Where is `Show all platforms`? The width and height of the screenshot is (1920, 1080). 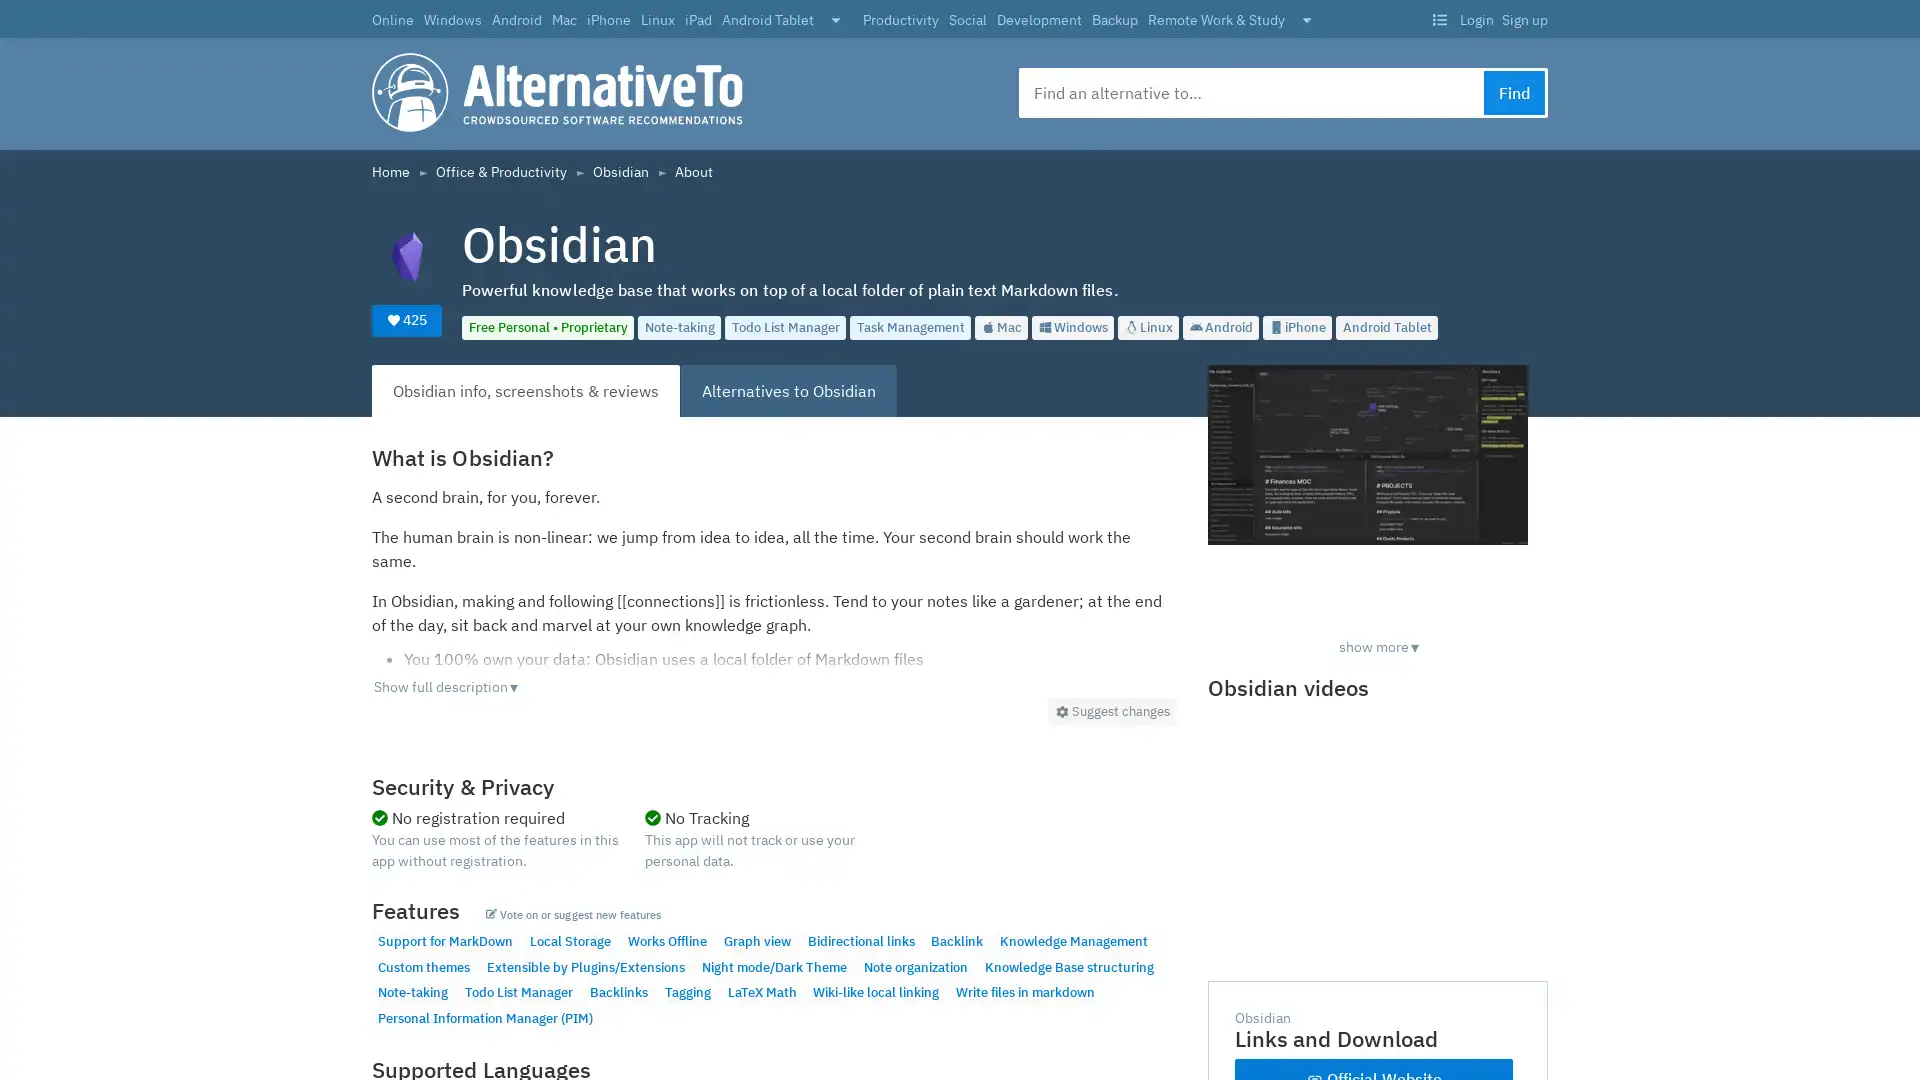 Show all platforms is located at coordinates (835, 21).